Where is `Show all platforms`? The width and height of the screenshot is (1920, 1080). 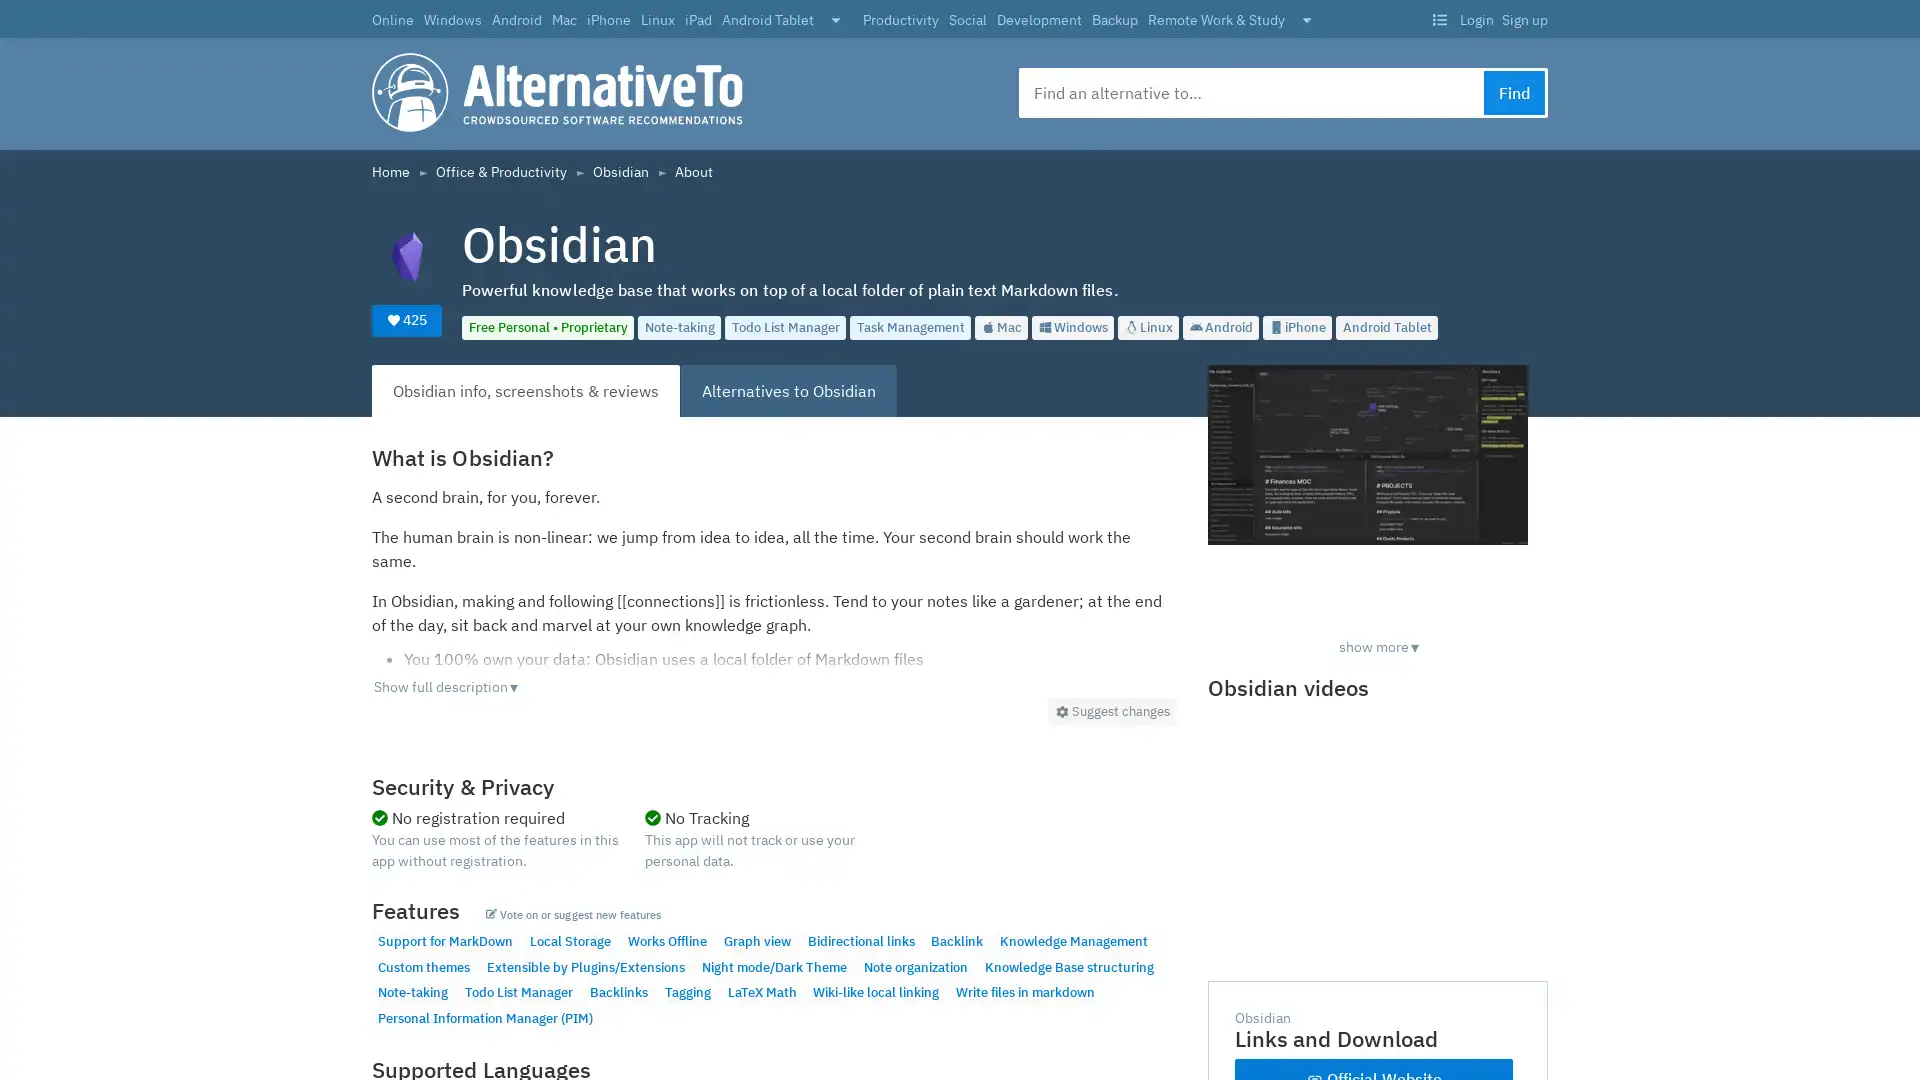 Show all platforms is located at coordinates (835, 21).